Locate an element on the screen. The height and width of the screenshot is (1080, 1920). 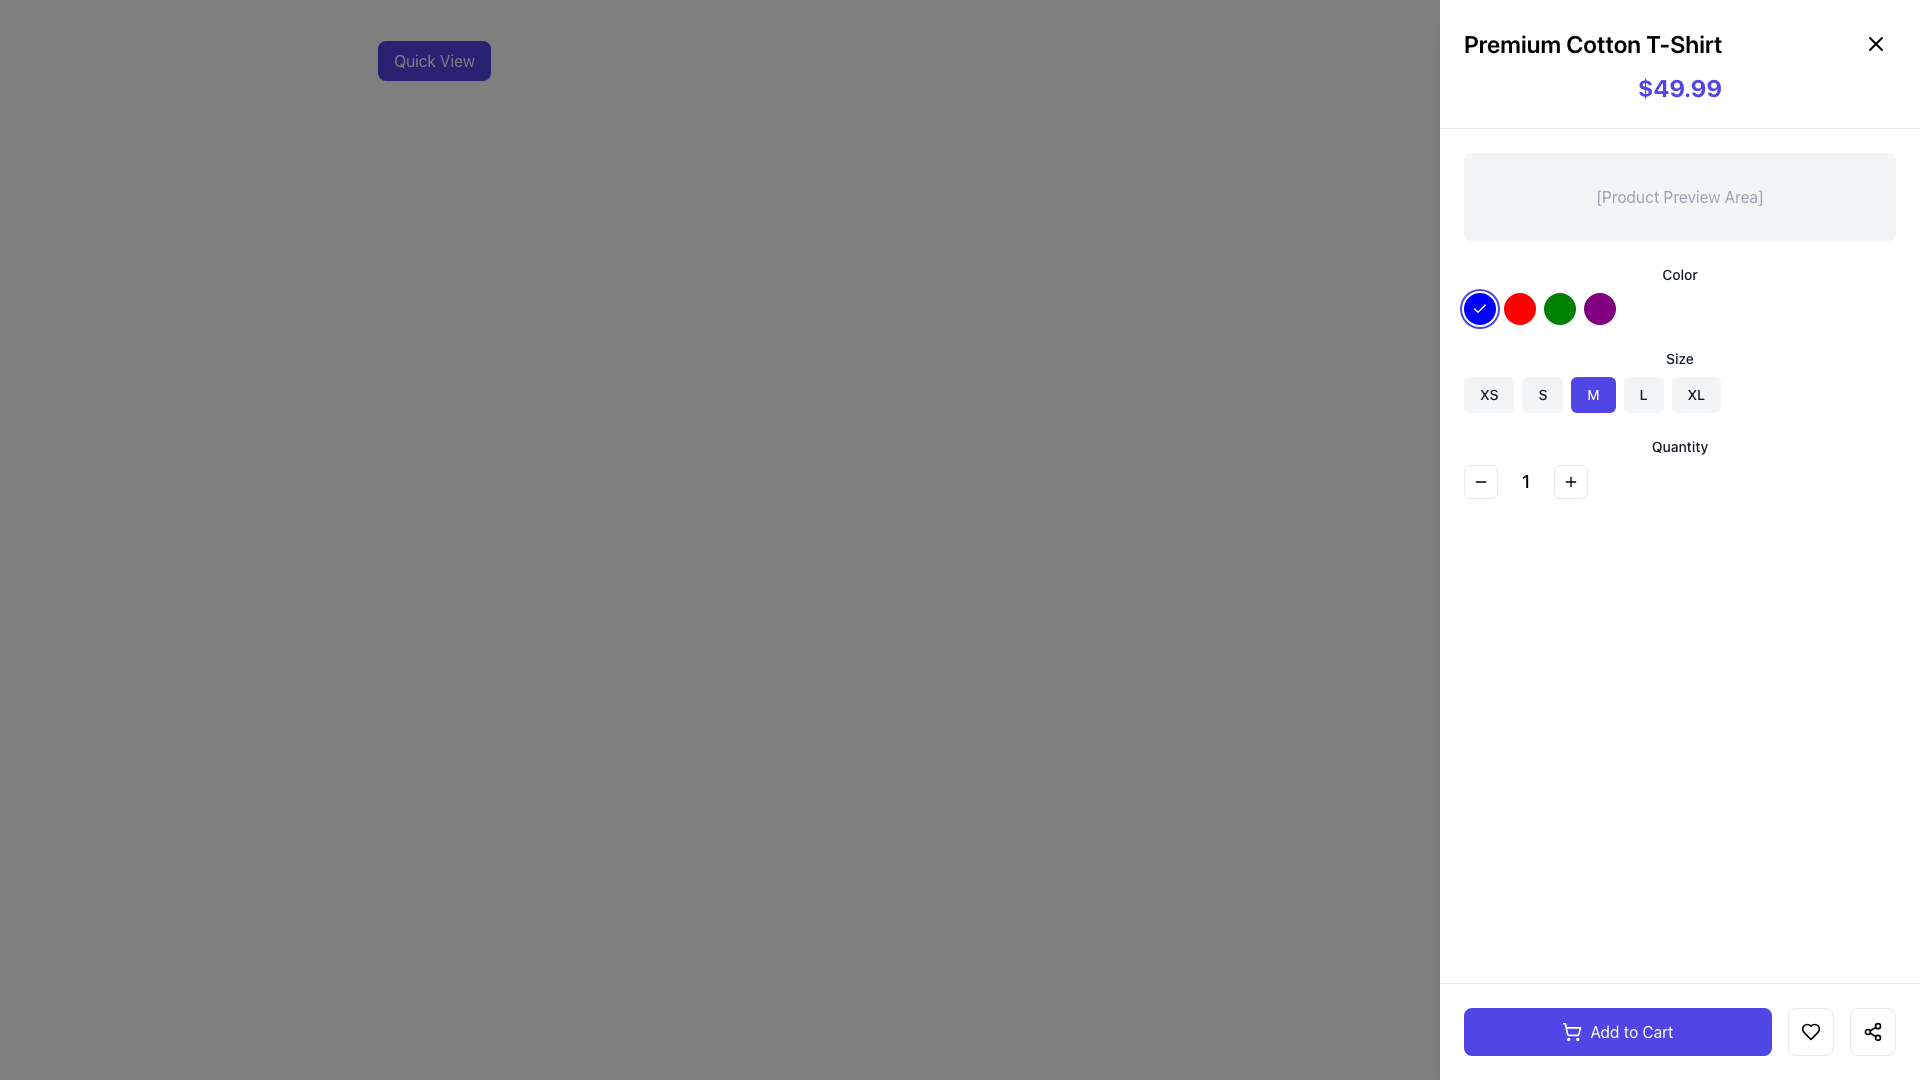
the rectangular button with a light gray background and a bold black letter 'L' centered within it, located under the 'Size' header as the fourth button in a horizontal list of five size buttons is located at coordinates (1643, 394).